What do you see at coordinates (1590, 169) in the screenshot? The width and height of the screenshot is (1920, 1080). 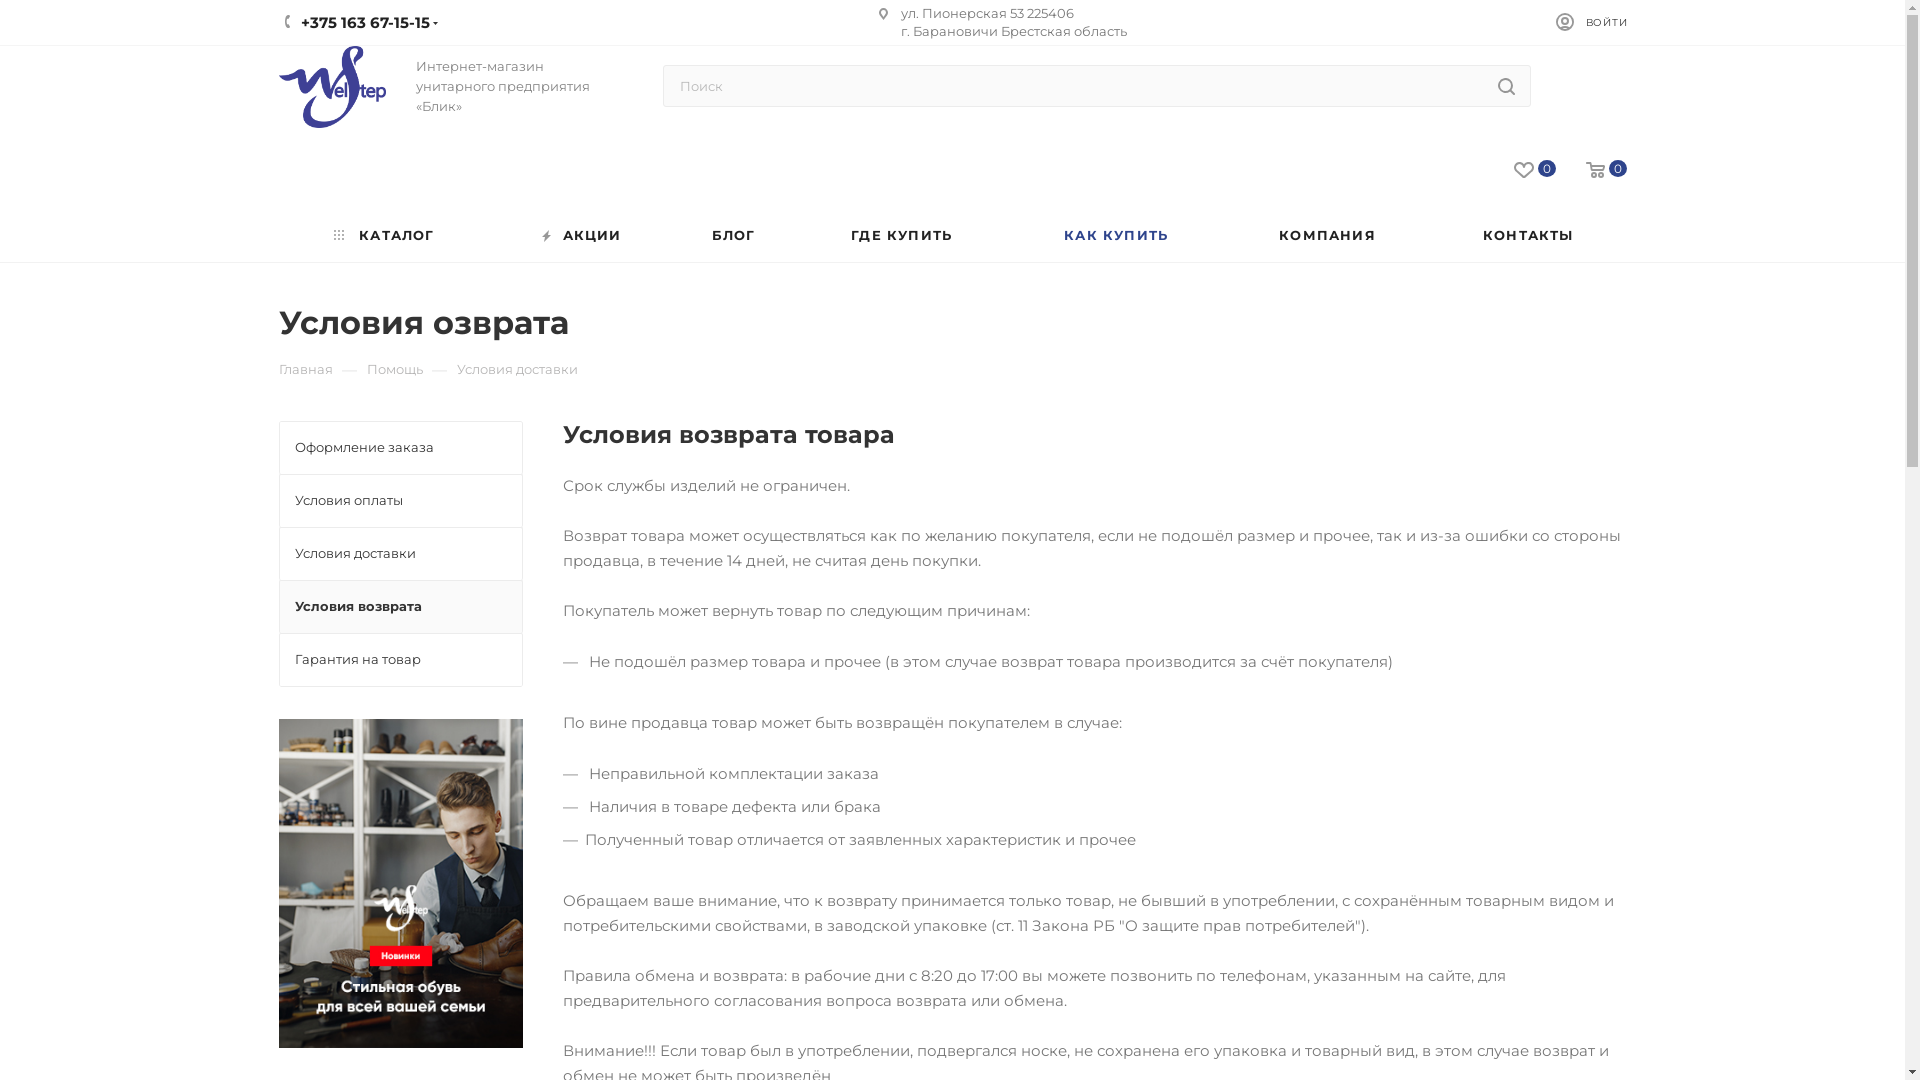 I see `'0'` at bounding box center [1590, 169].